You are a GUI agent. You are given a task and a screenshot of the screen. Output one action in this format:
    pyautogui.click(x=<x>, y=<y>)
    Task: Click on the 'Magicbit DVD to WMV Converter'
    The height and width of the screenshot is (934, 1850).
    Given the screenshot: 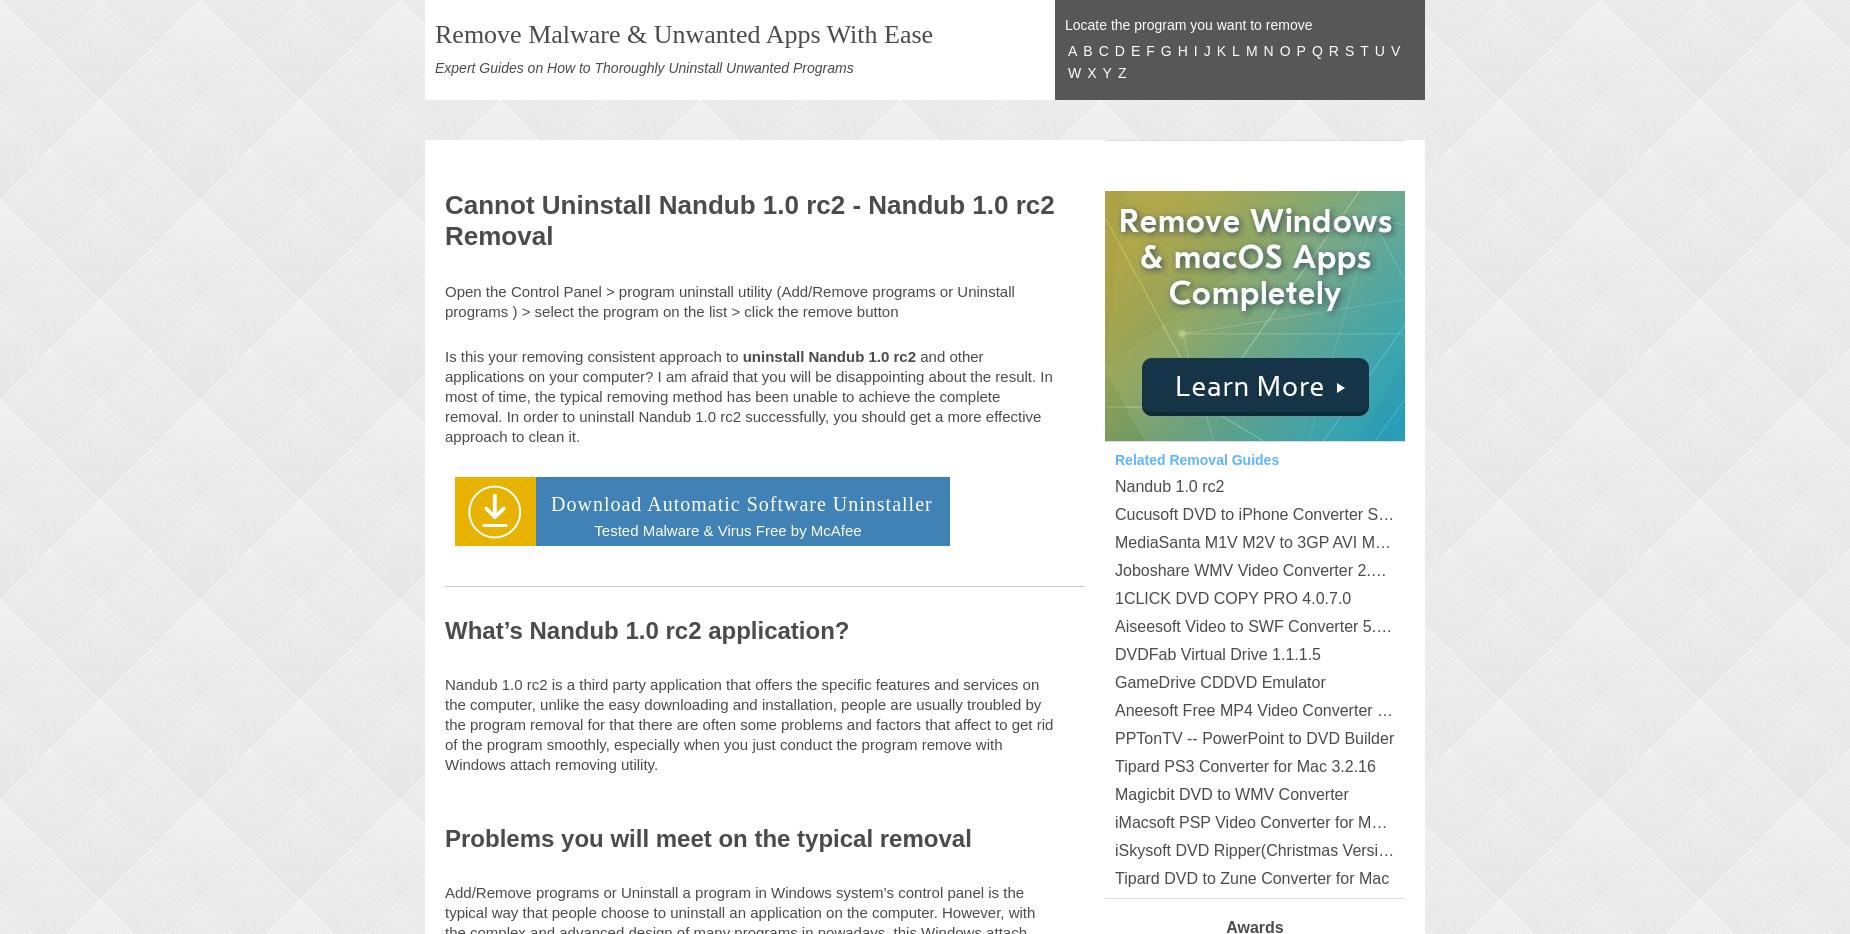 What is the action you would take?
    pyautogui.click(x=1113, y=793)
    